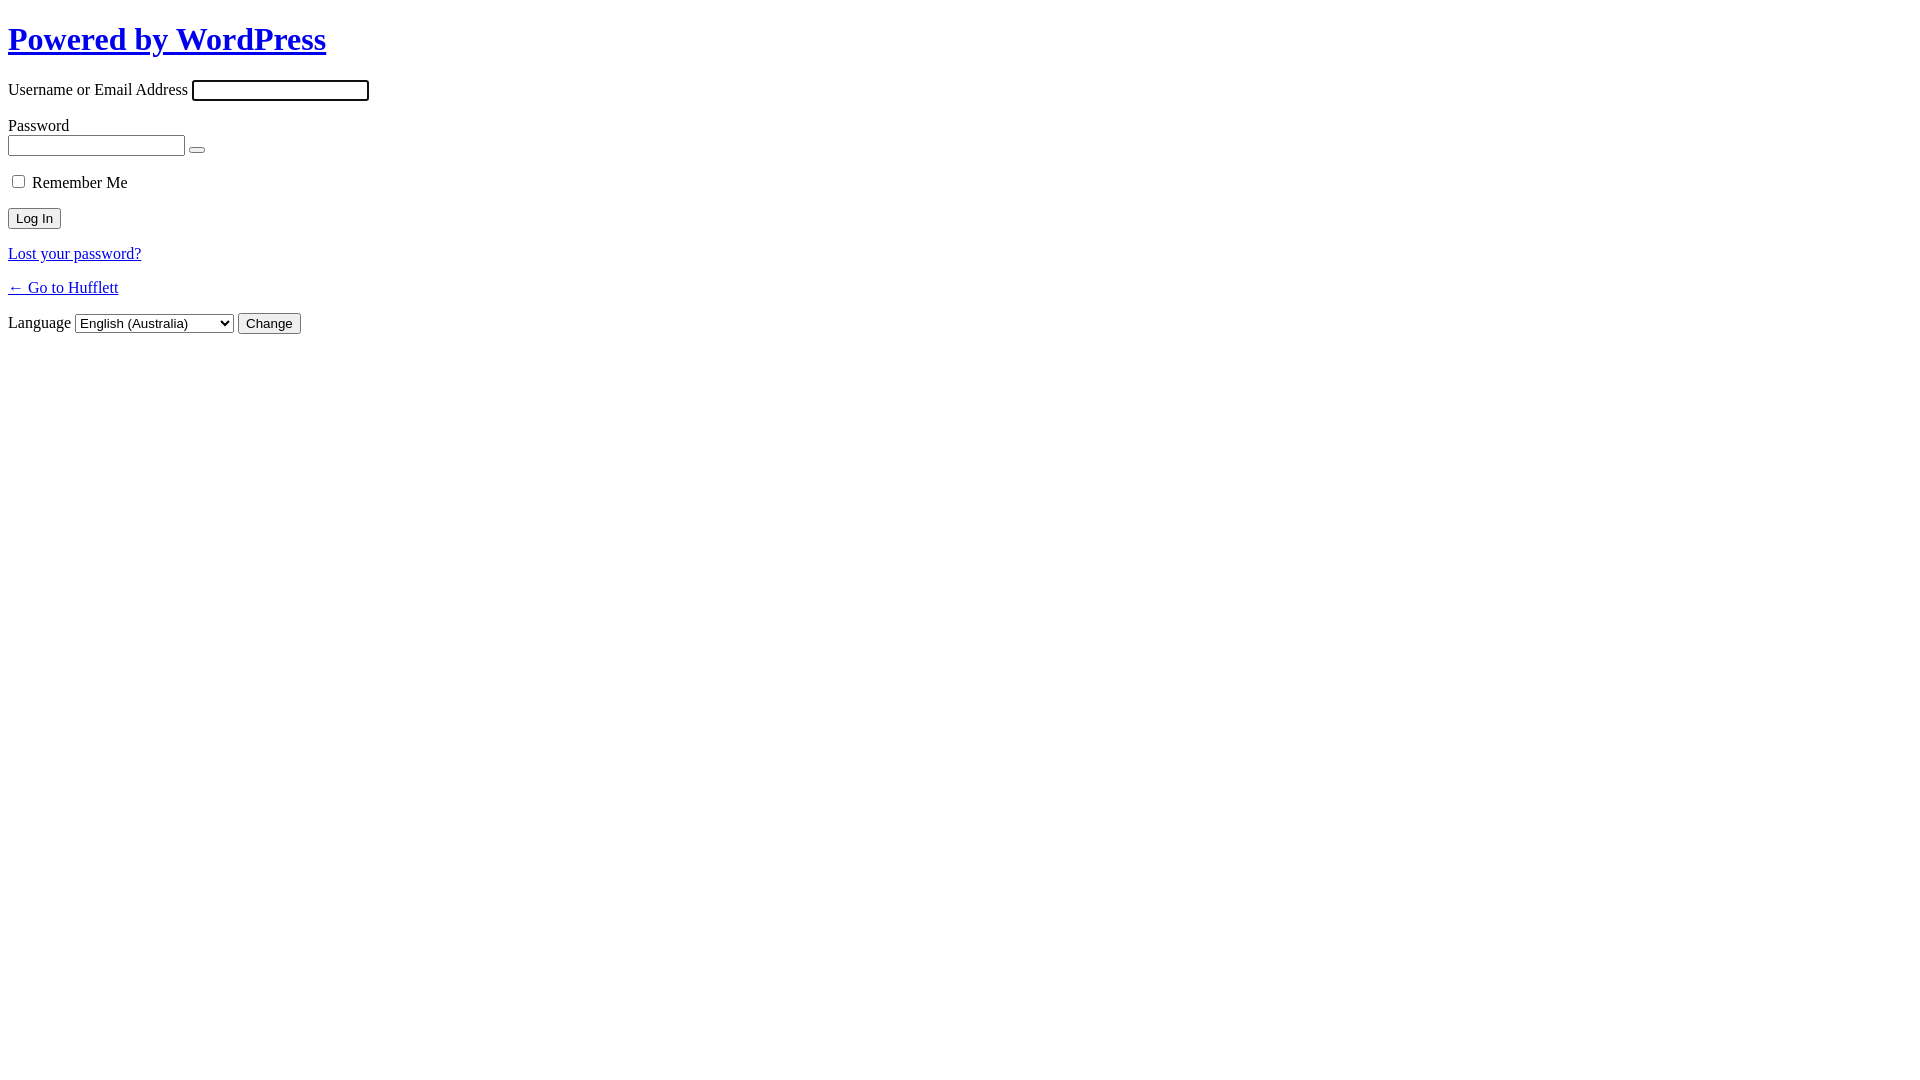  What do you see at coordinates (167, 38) in the screenshot?
I see `'Powered by WordPress'` at bounding box center [167, 38].